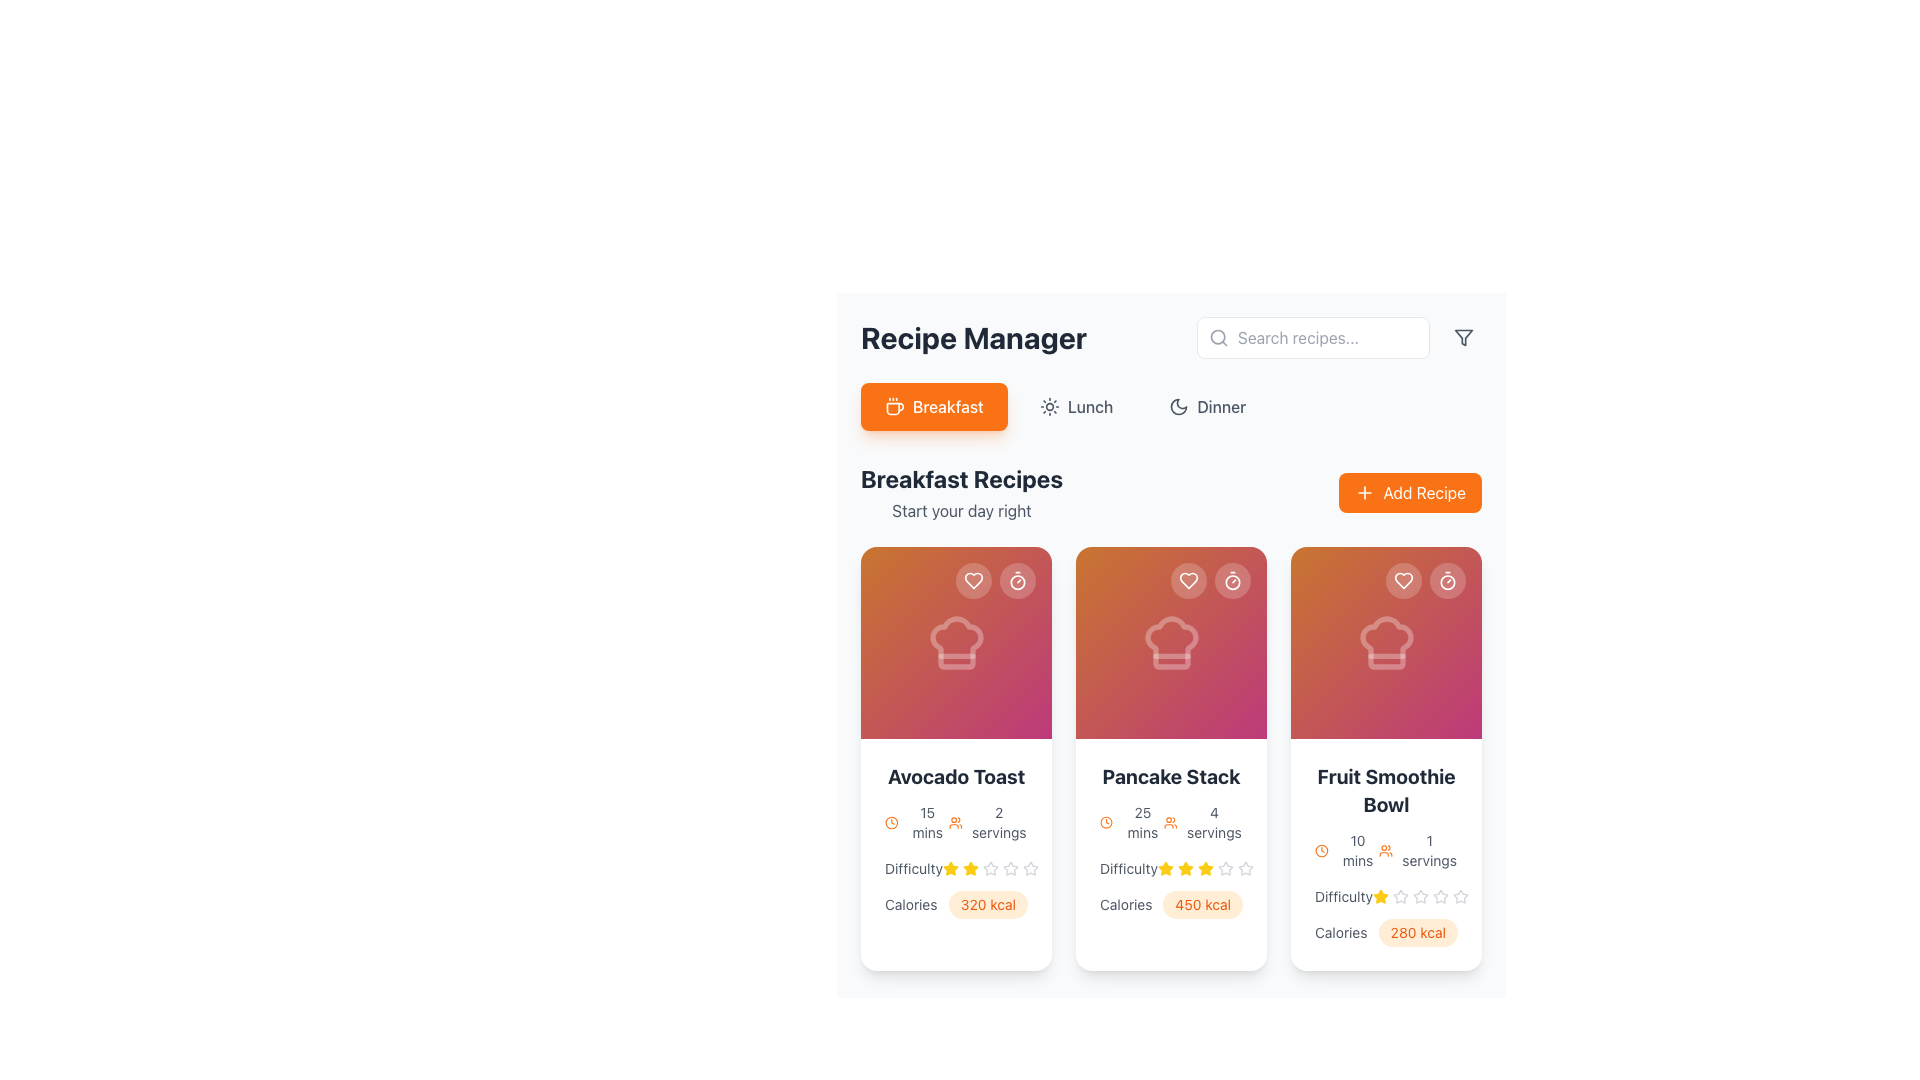  Describe the element at coordinates (988, 905) in the screenshot. I see `the pill-shaped tag displaying '320 kcal' with a soft orange background located in the 'Calories' section of the first recipe card` at that location.